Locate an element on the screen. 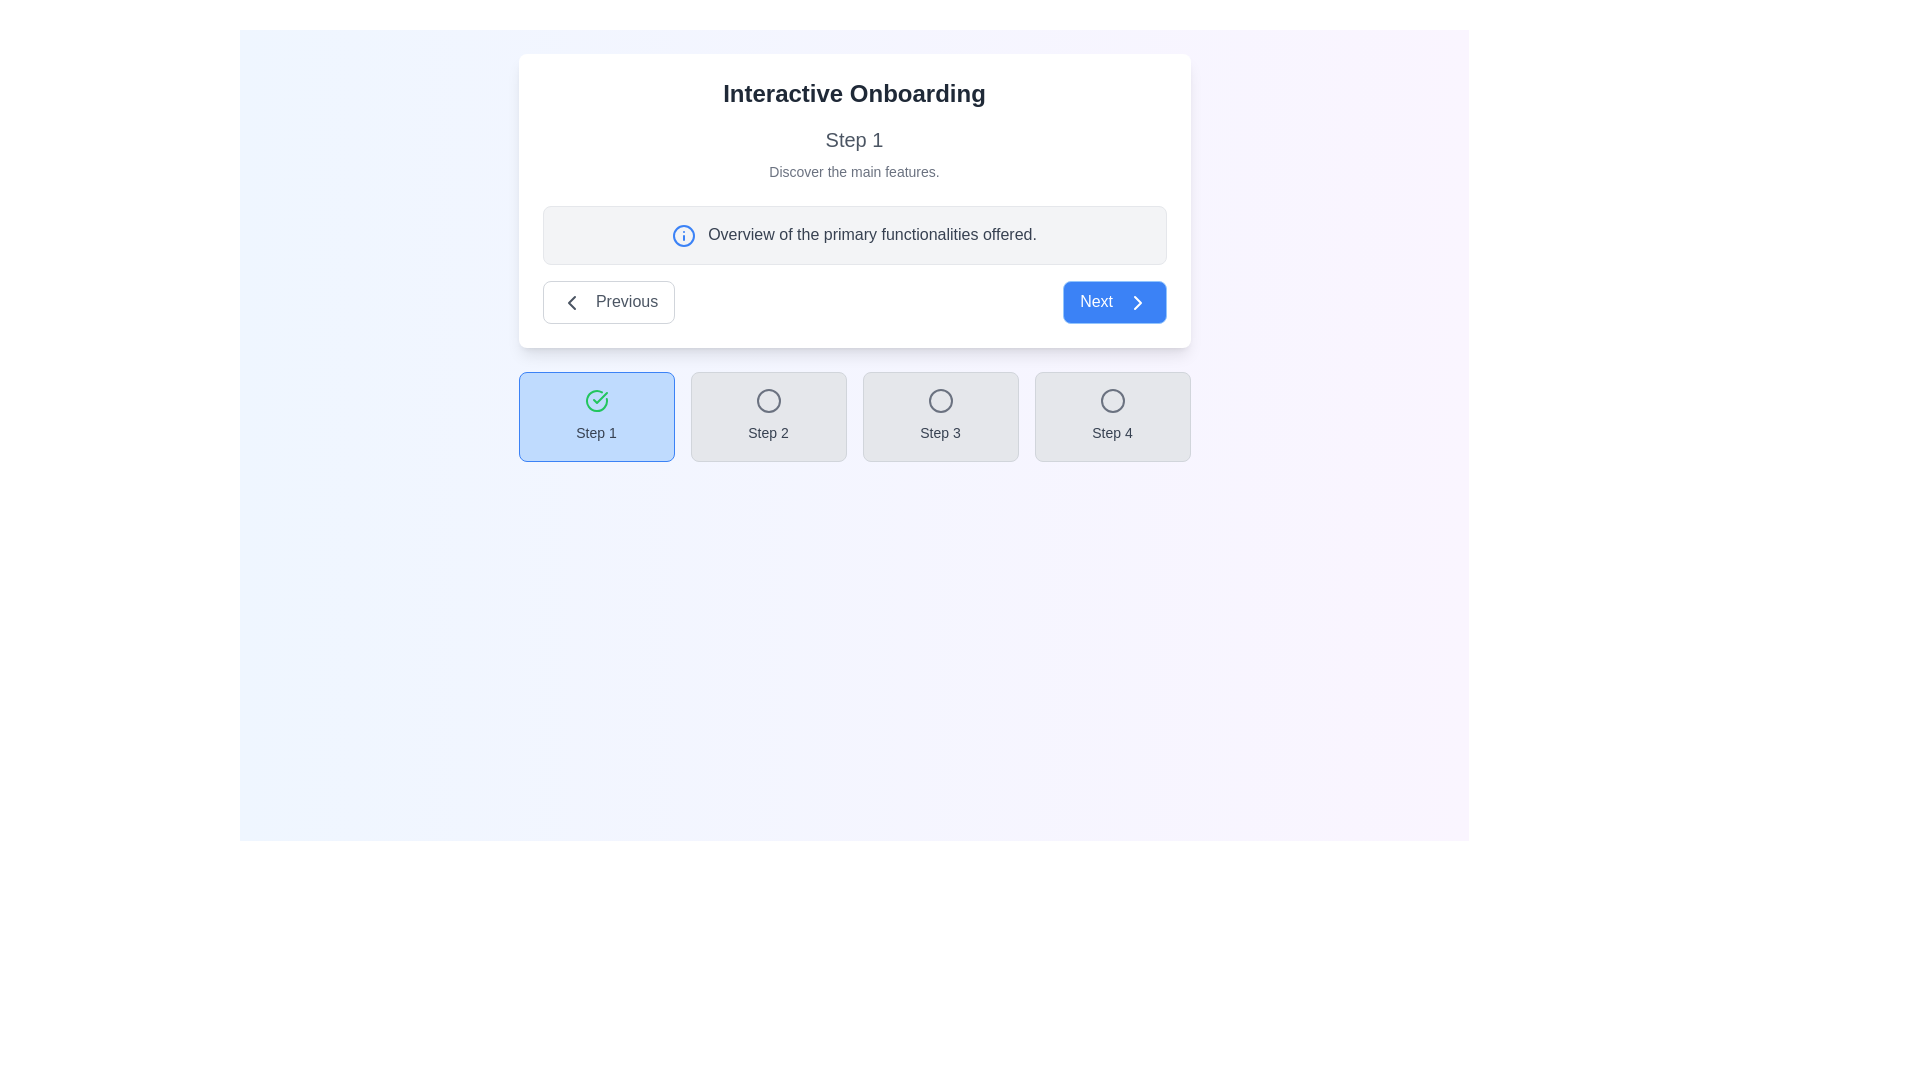  the 'Previous' button containing the leftwards-pointing chevron arrow is located at coordinates (570, 302).